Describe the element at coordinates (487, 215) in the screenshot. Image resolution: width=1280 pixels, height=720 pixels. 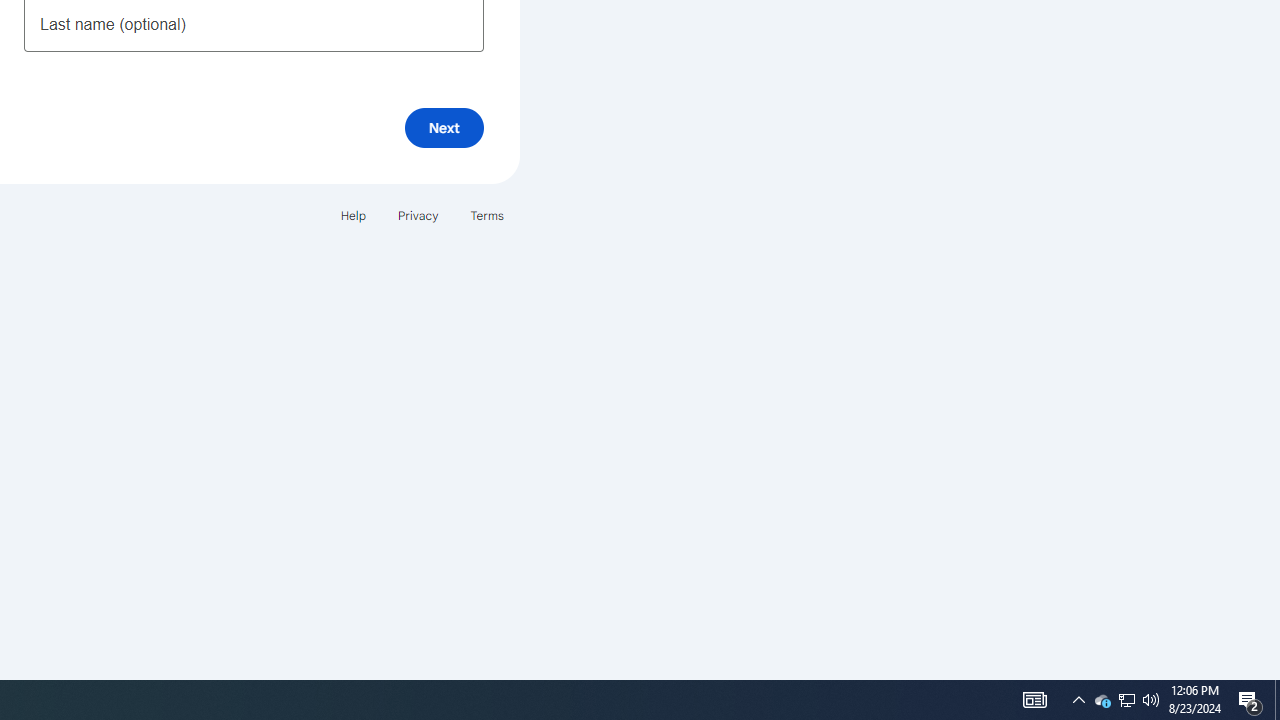
I see `'Terms'` at that location.